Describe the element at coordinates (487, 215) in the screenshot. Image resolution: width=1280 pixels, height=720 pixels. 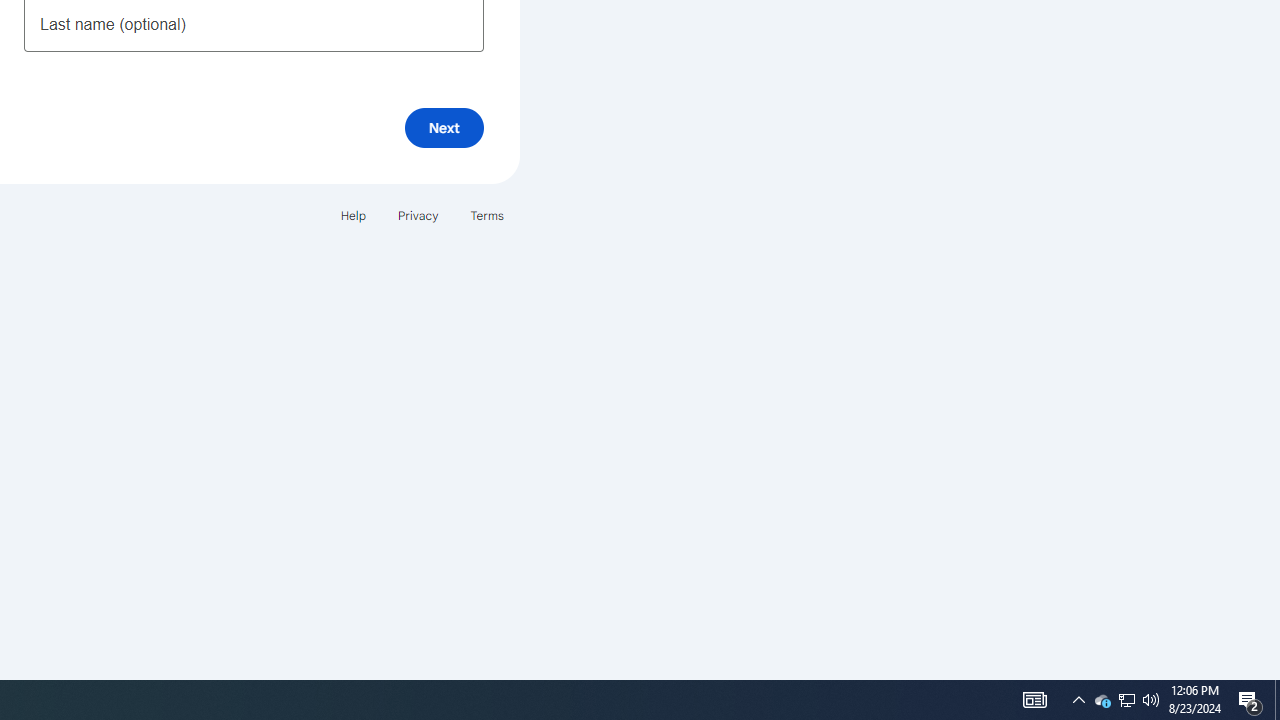
I see `'Terms'` at that location.